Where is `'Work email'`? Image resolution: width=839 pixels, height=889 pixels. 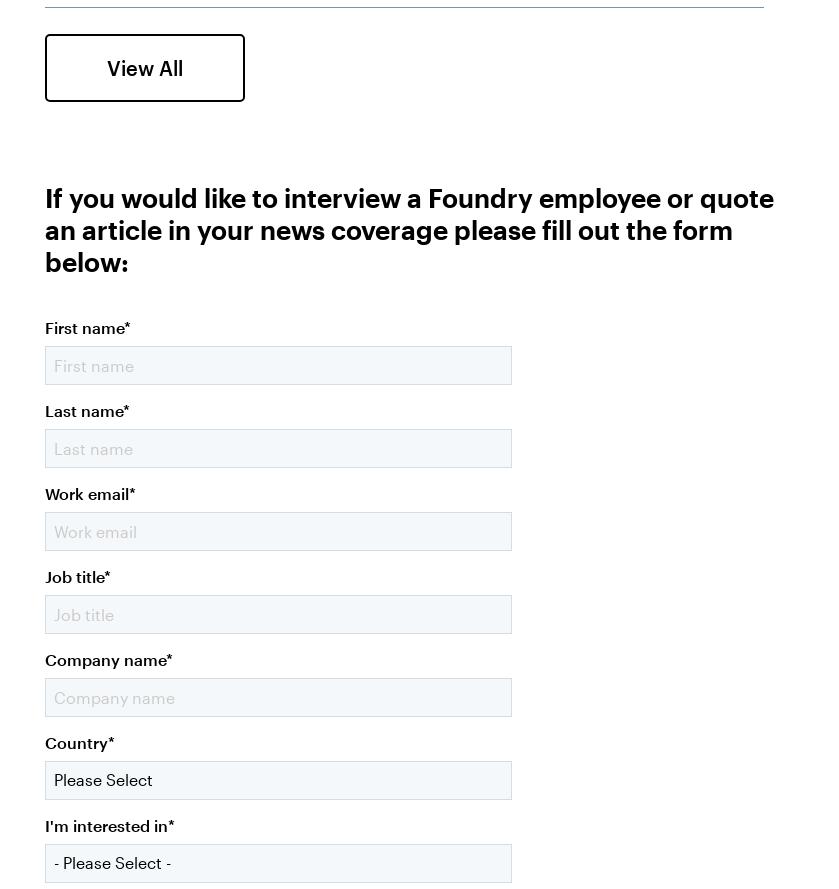 'Work email' is located at coordinates (87, 491).